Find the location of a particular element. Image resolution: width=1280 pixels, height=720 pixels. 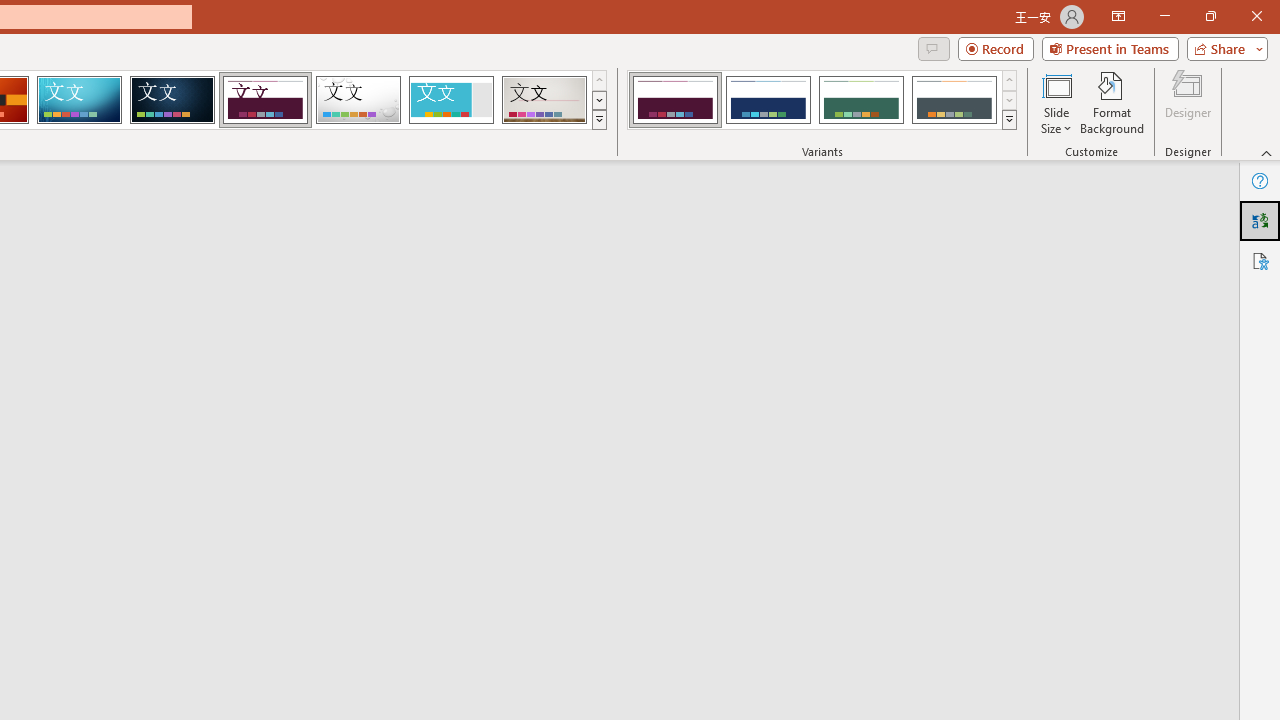

'Dividend Variant 1' is located at coordinates (675, 100).